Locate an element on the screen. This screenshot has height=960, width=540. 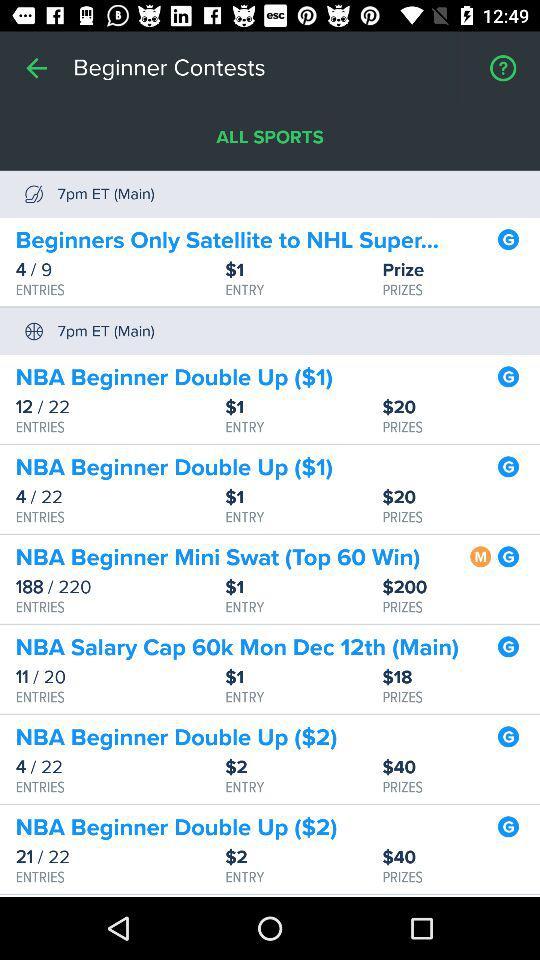
the icon above 11 / 20 is located at coordinates (237, 647).